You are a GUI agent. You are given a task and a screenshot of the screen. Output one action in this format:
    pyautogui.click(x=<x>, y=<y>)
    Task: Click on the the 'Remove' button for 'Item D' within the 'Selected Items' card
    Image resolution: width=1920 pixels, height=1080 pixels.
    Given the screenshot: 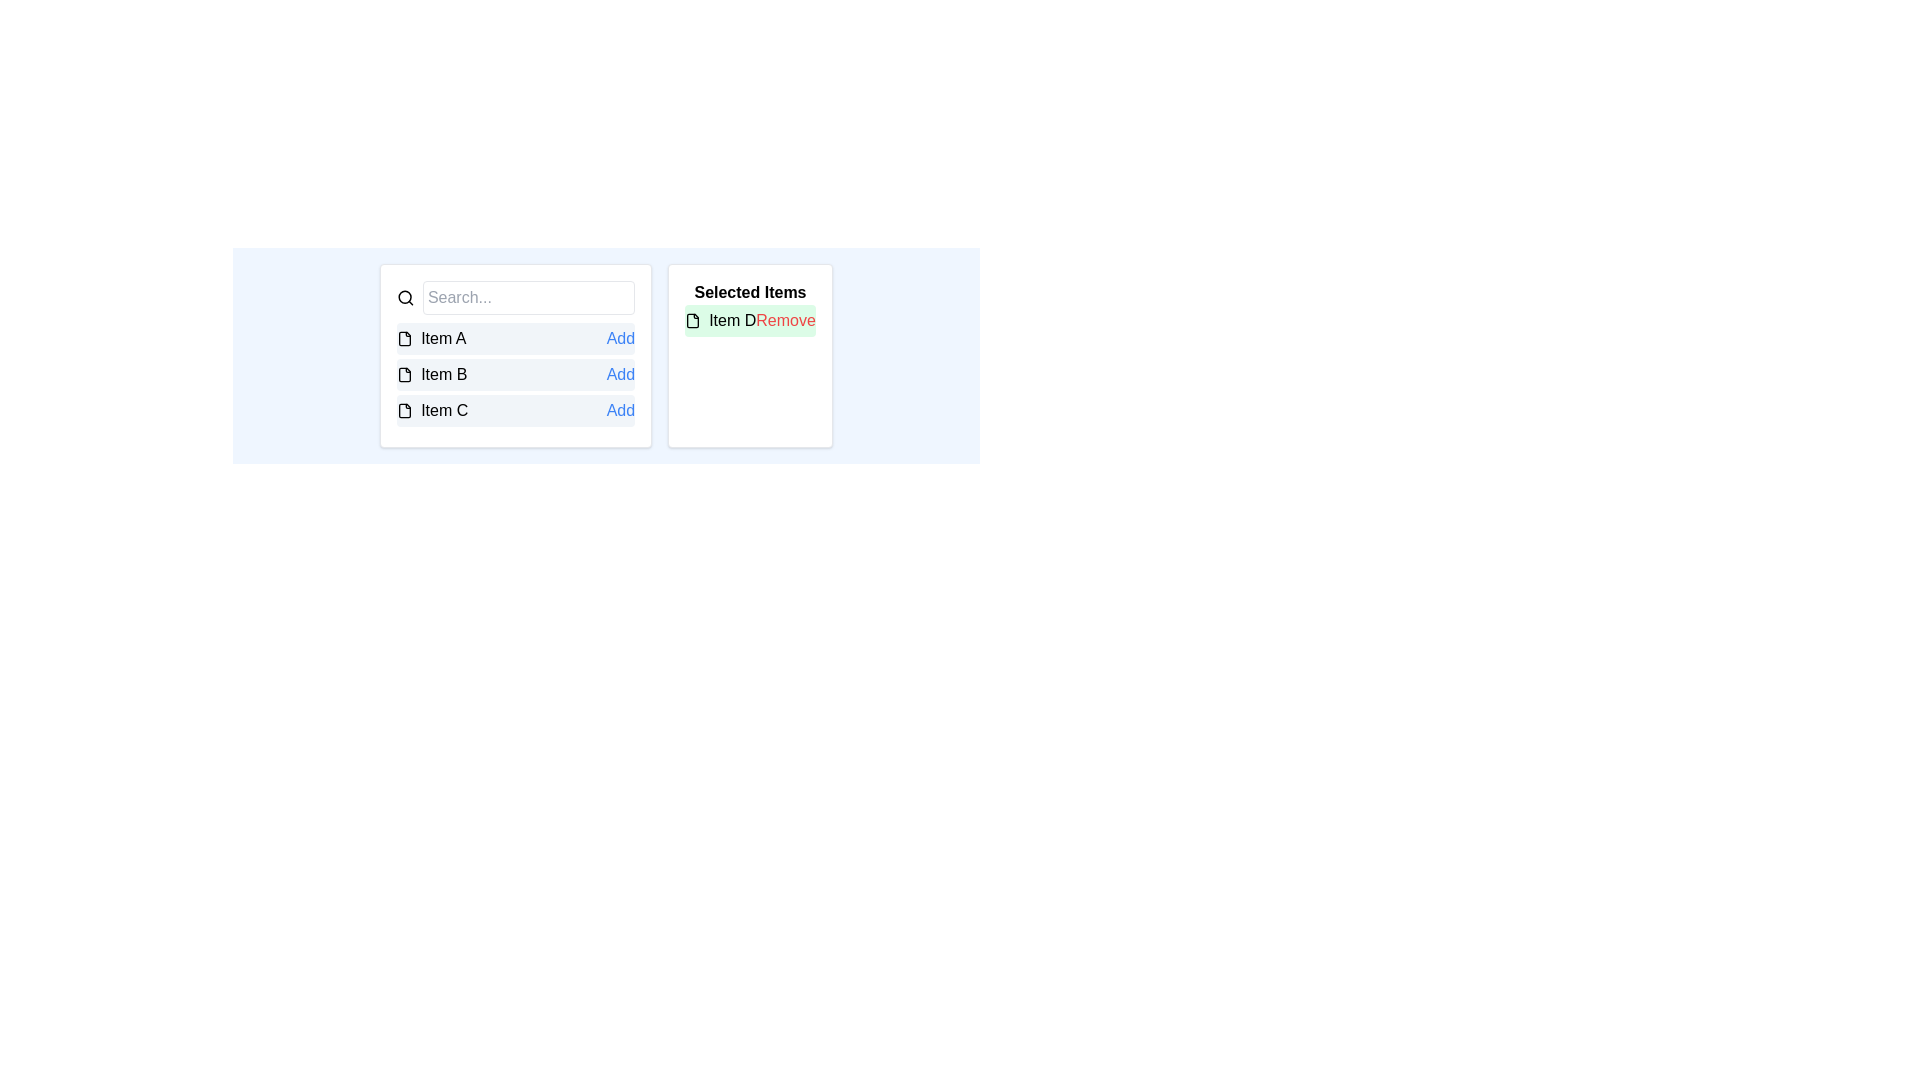 What is the action you would take?
    pyautogui.click(x=749, y=319)
    